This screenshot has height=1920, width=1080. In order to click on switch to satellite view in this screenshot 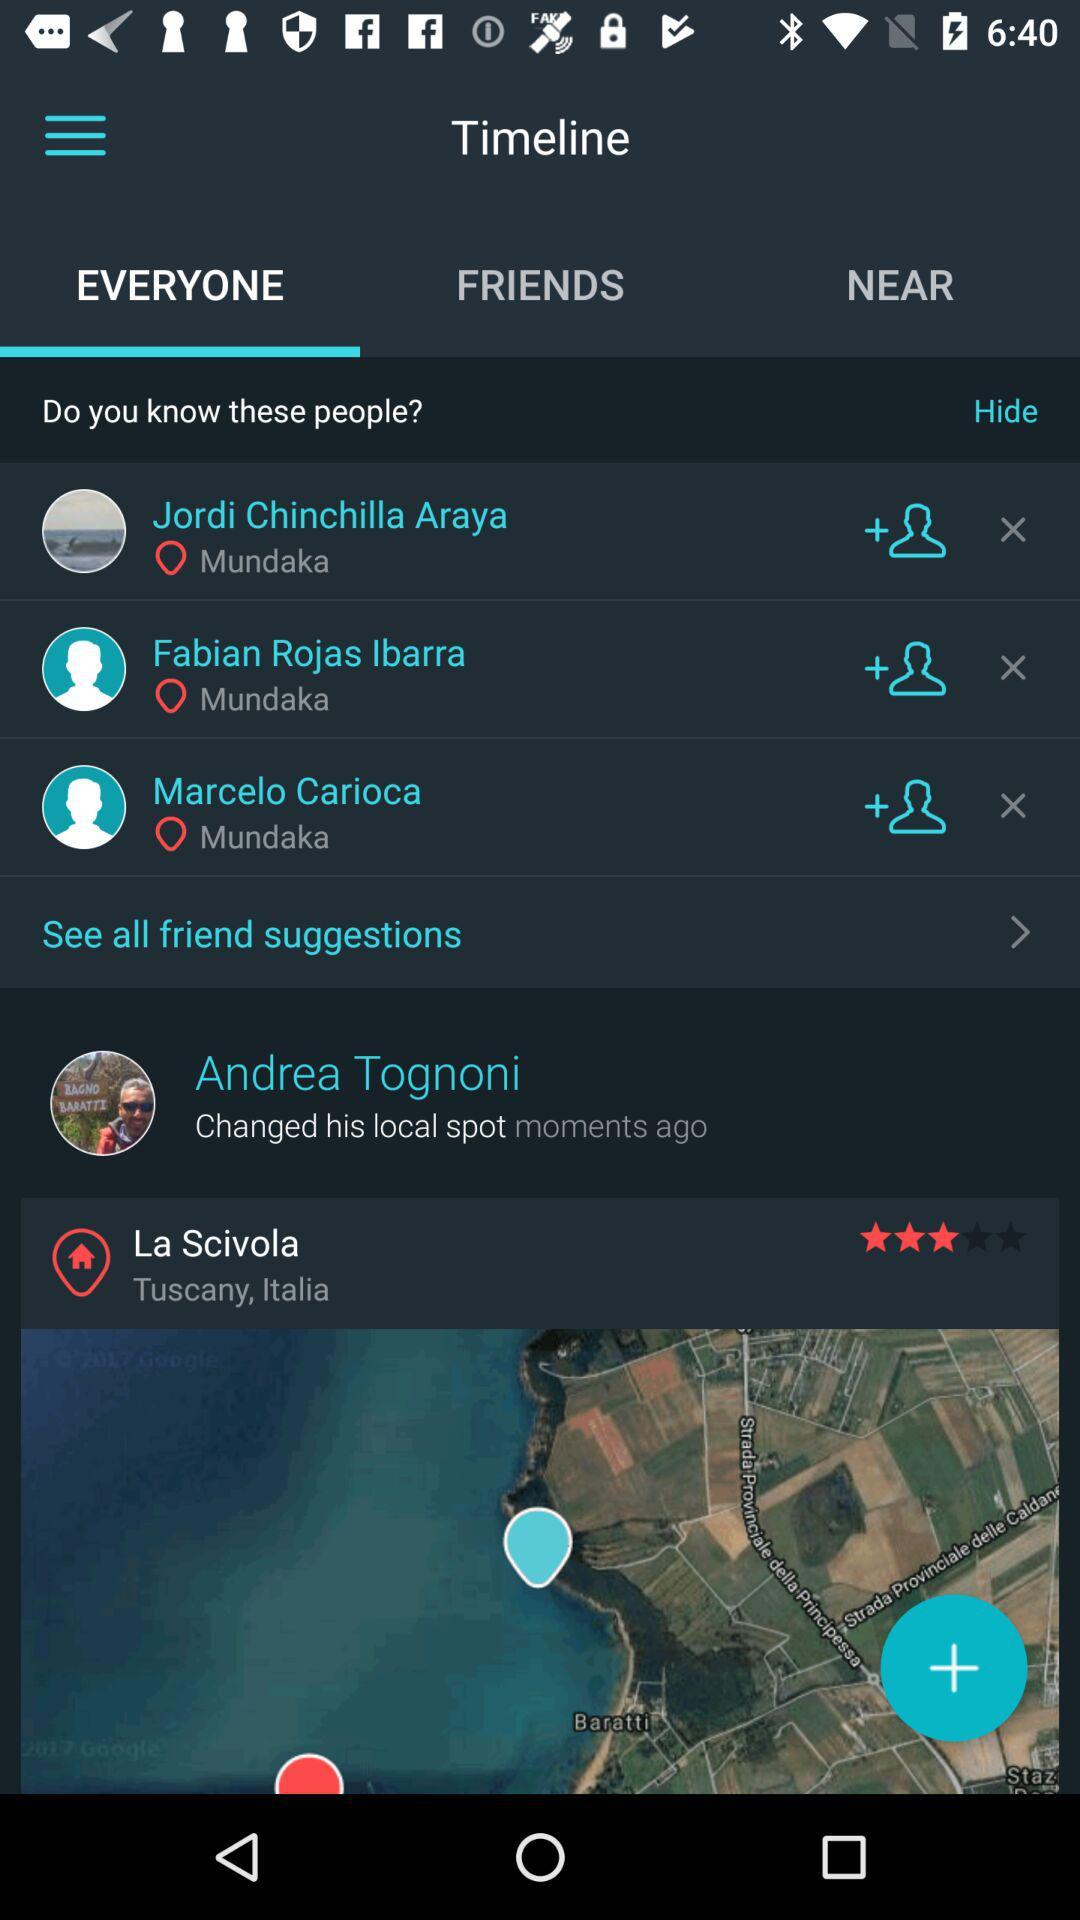, I will do `click(540, 1560)`.